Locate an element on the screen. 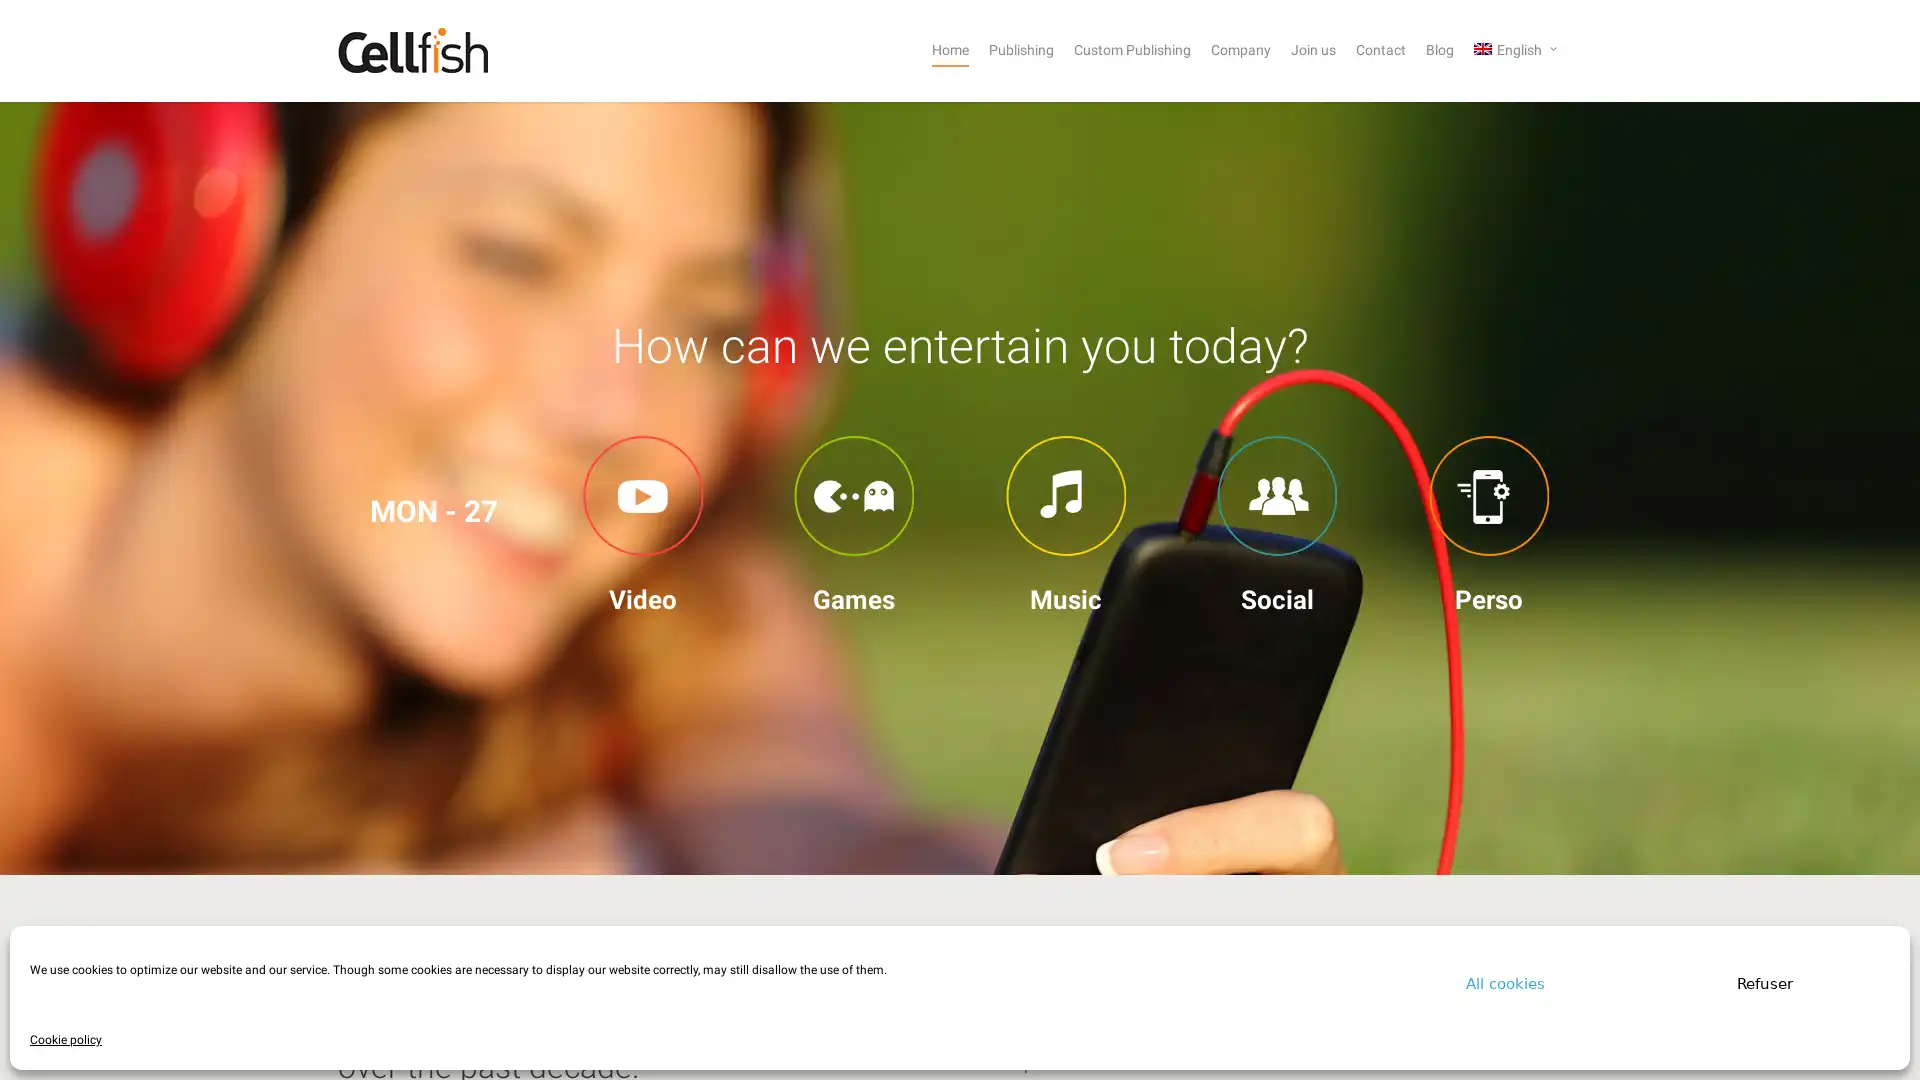  All cookies is located at coordinates (1505, 982).